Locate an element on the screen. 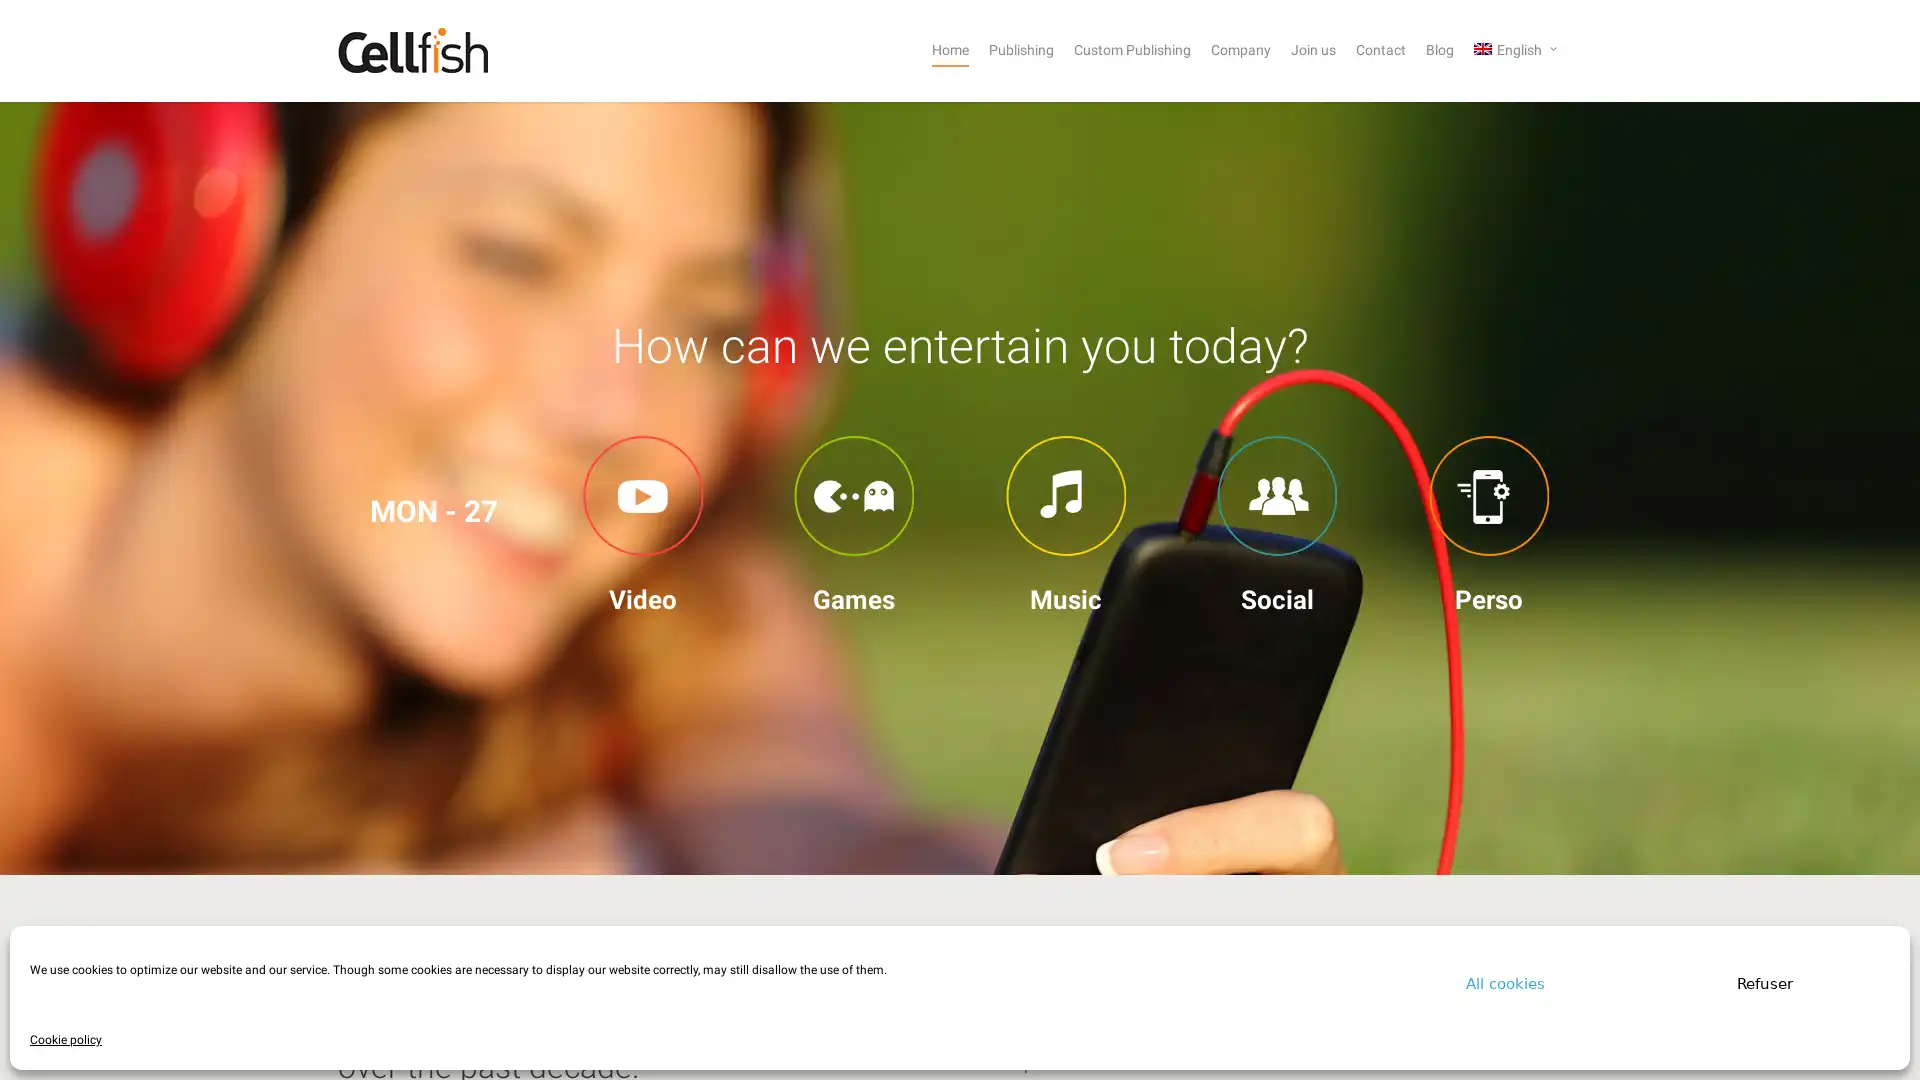  All cookies is located at coordinates (1505, 982).